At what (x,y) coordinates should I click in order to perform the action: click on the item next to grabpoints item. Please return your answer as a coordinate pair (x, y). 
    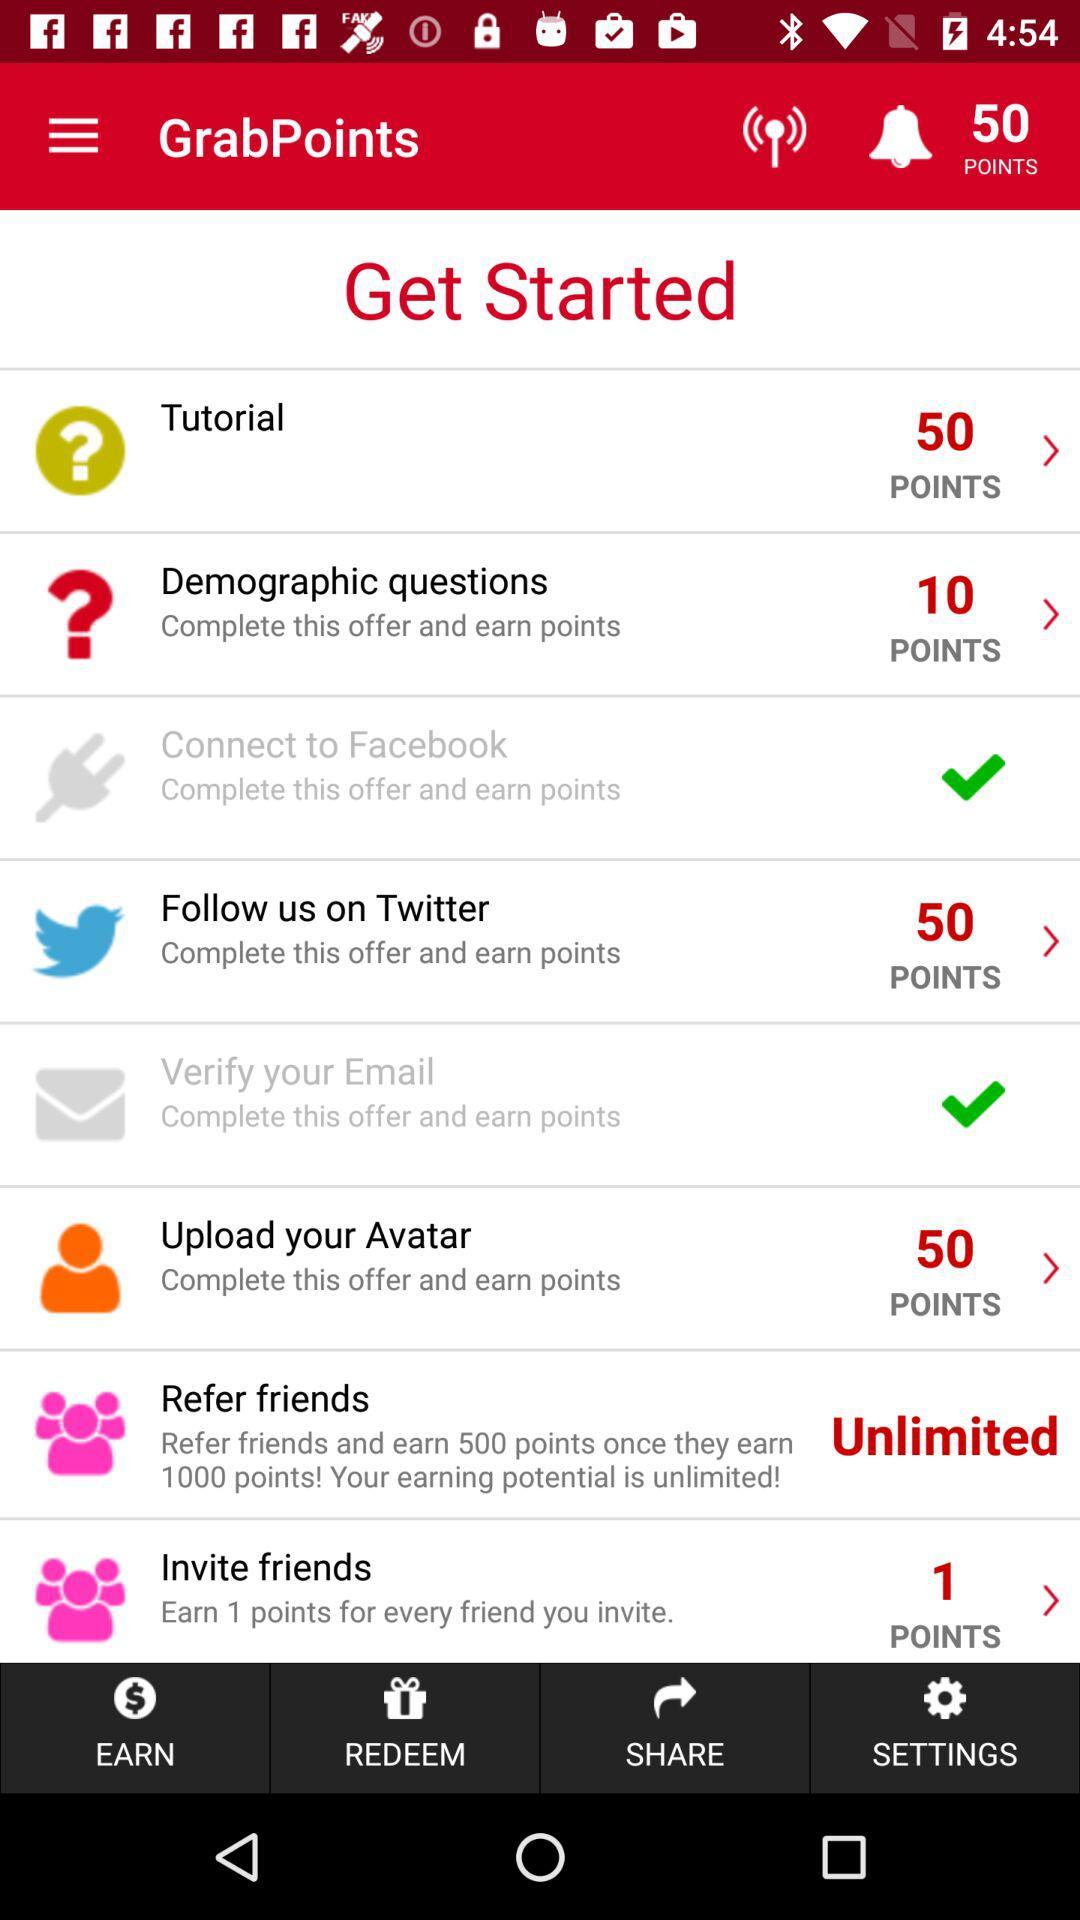
    Looking at the image, I should click on (72, 135).